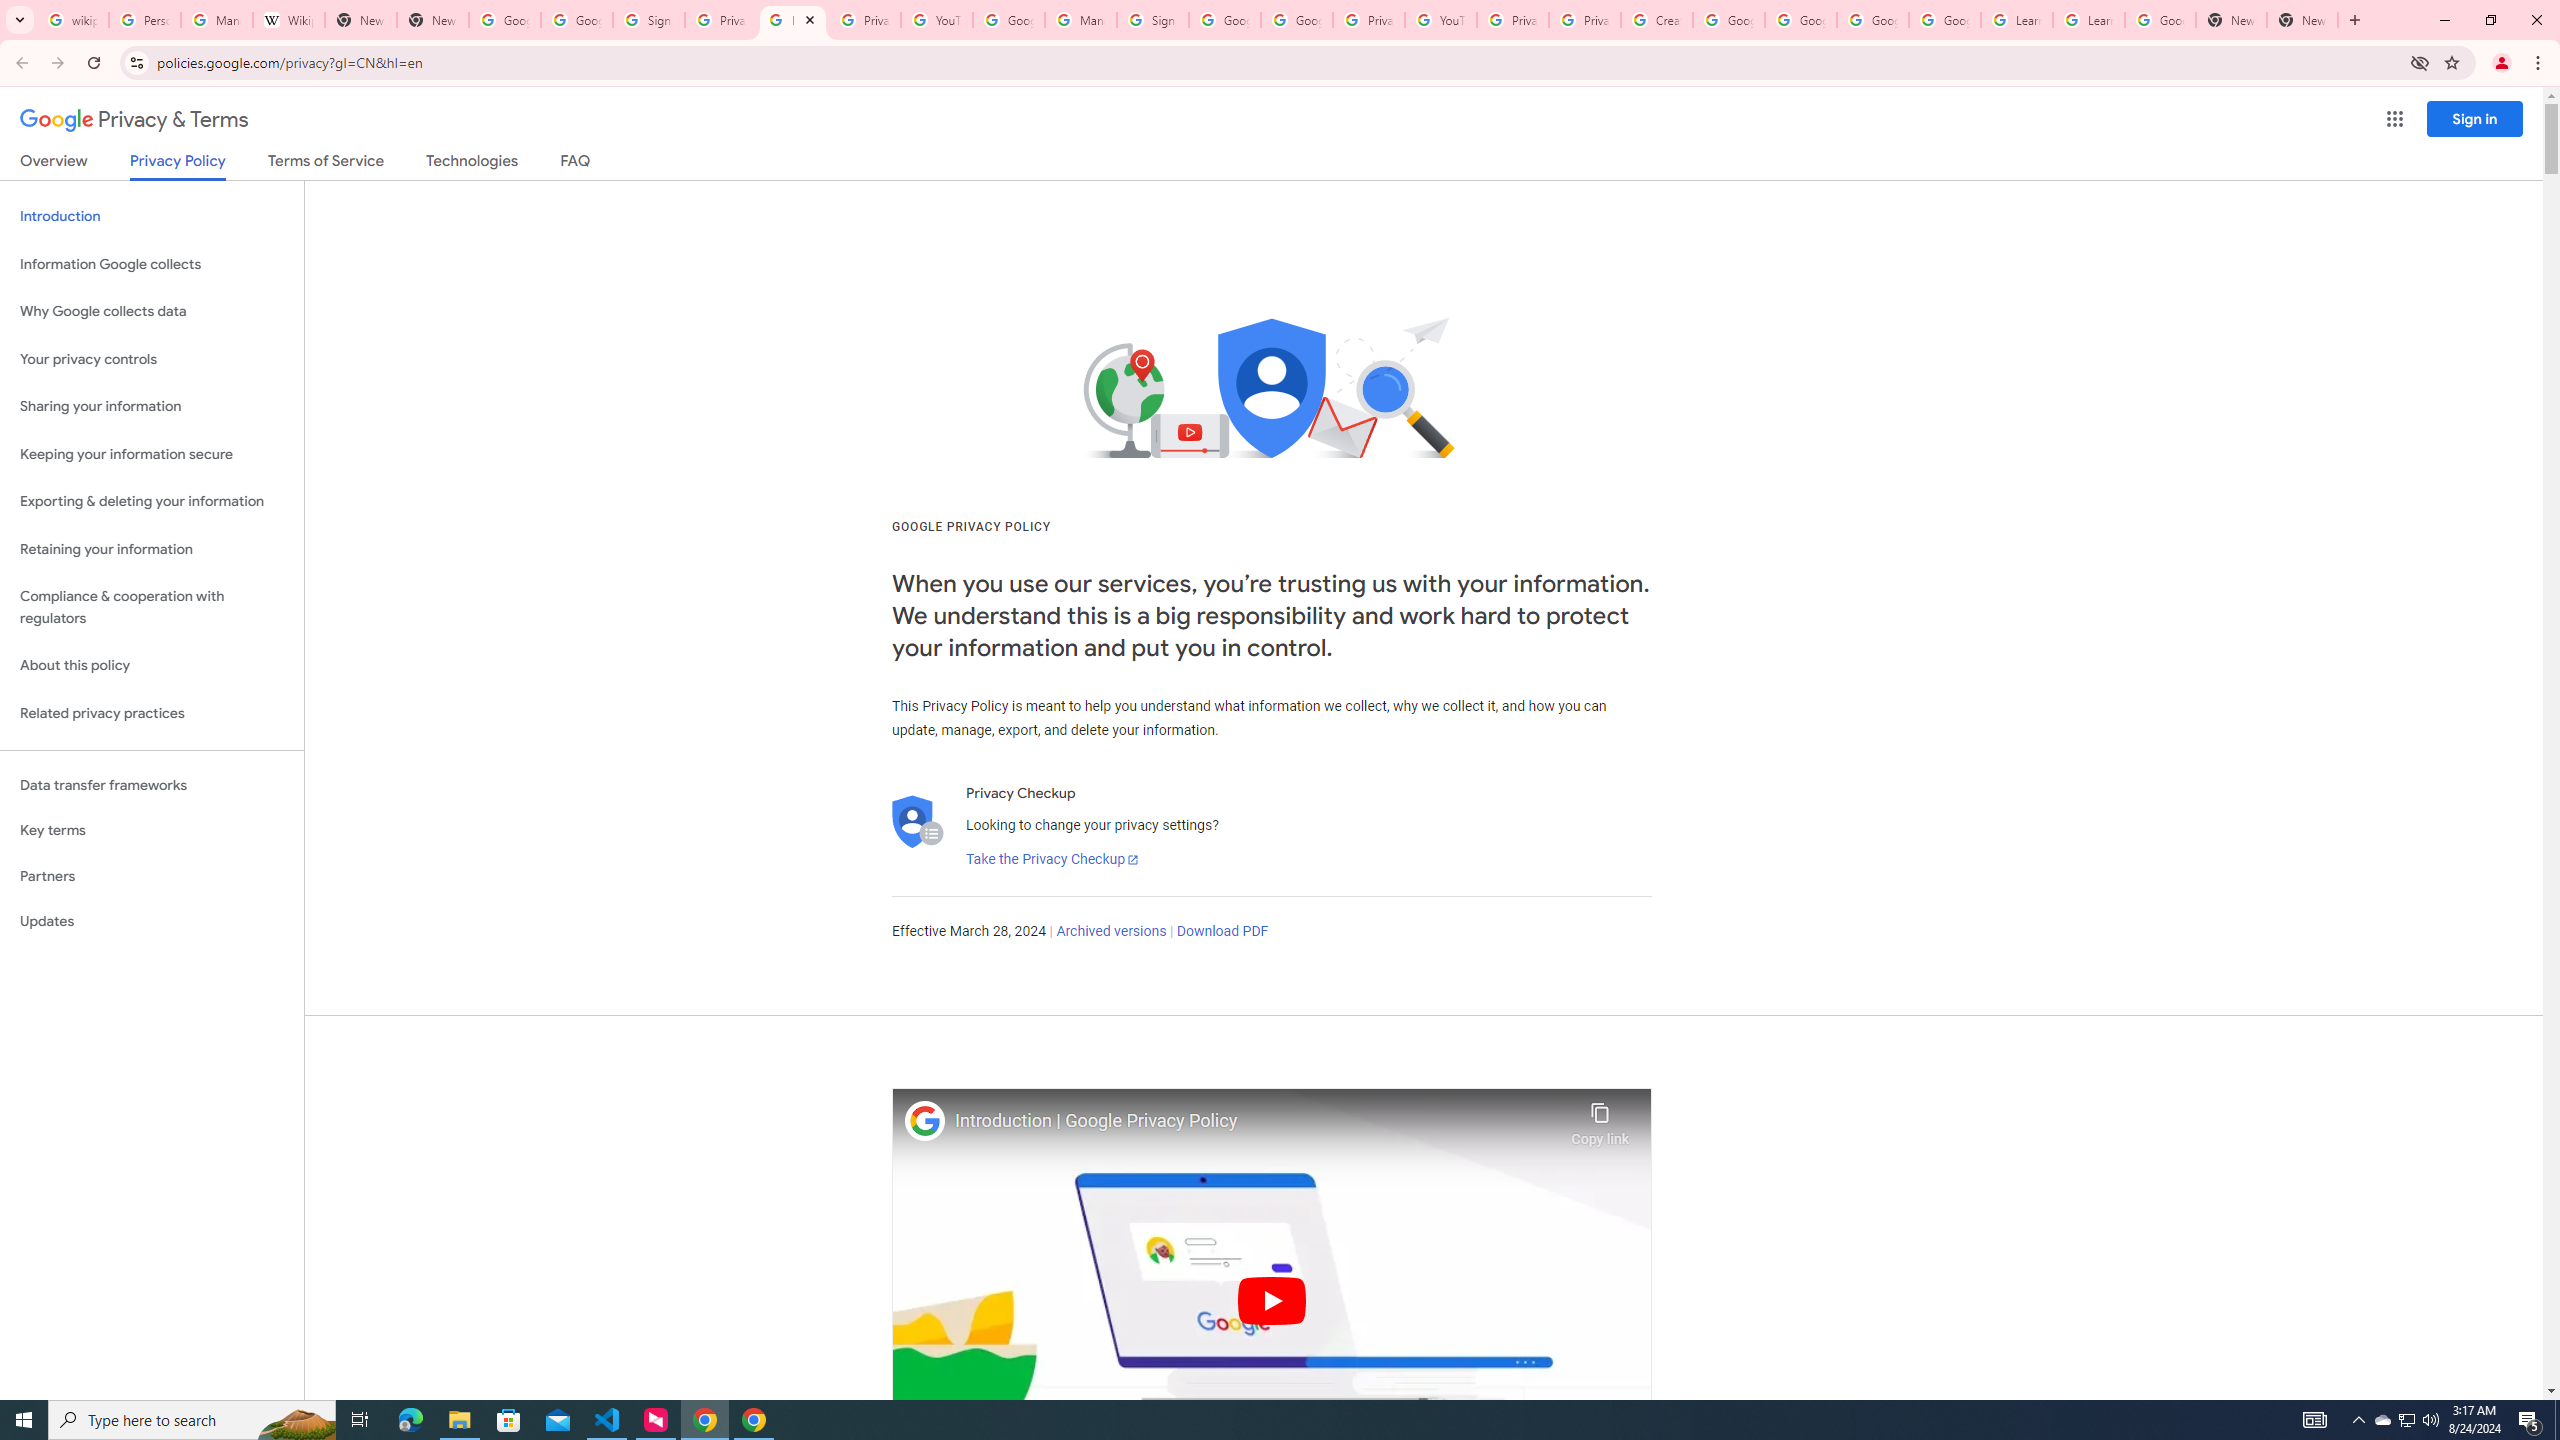 The image size is (2560, 1440). I want to click on 'Why Google collects data', so click(151, 310).